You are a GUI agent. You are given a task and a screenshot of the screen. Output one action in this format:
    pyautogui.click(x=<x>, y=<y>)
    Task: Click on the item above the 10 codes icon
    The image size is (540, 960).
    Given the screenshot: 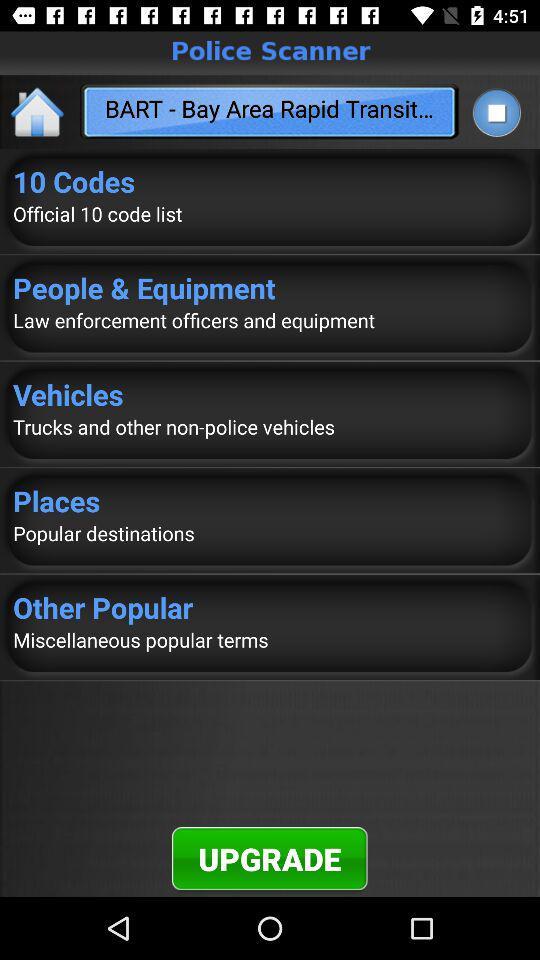 What is the action you would take?
    pyautogui.click(x=495, y=112)
    